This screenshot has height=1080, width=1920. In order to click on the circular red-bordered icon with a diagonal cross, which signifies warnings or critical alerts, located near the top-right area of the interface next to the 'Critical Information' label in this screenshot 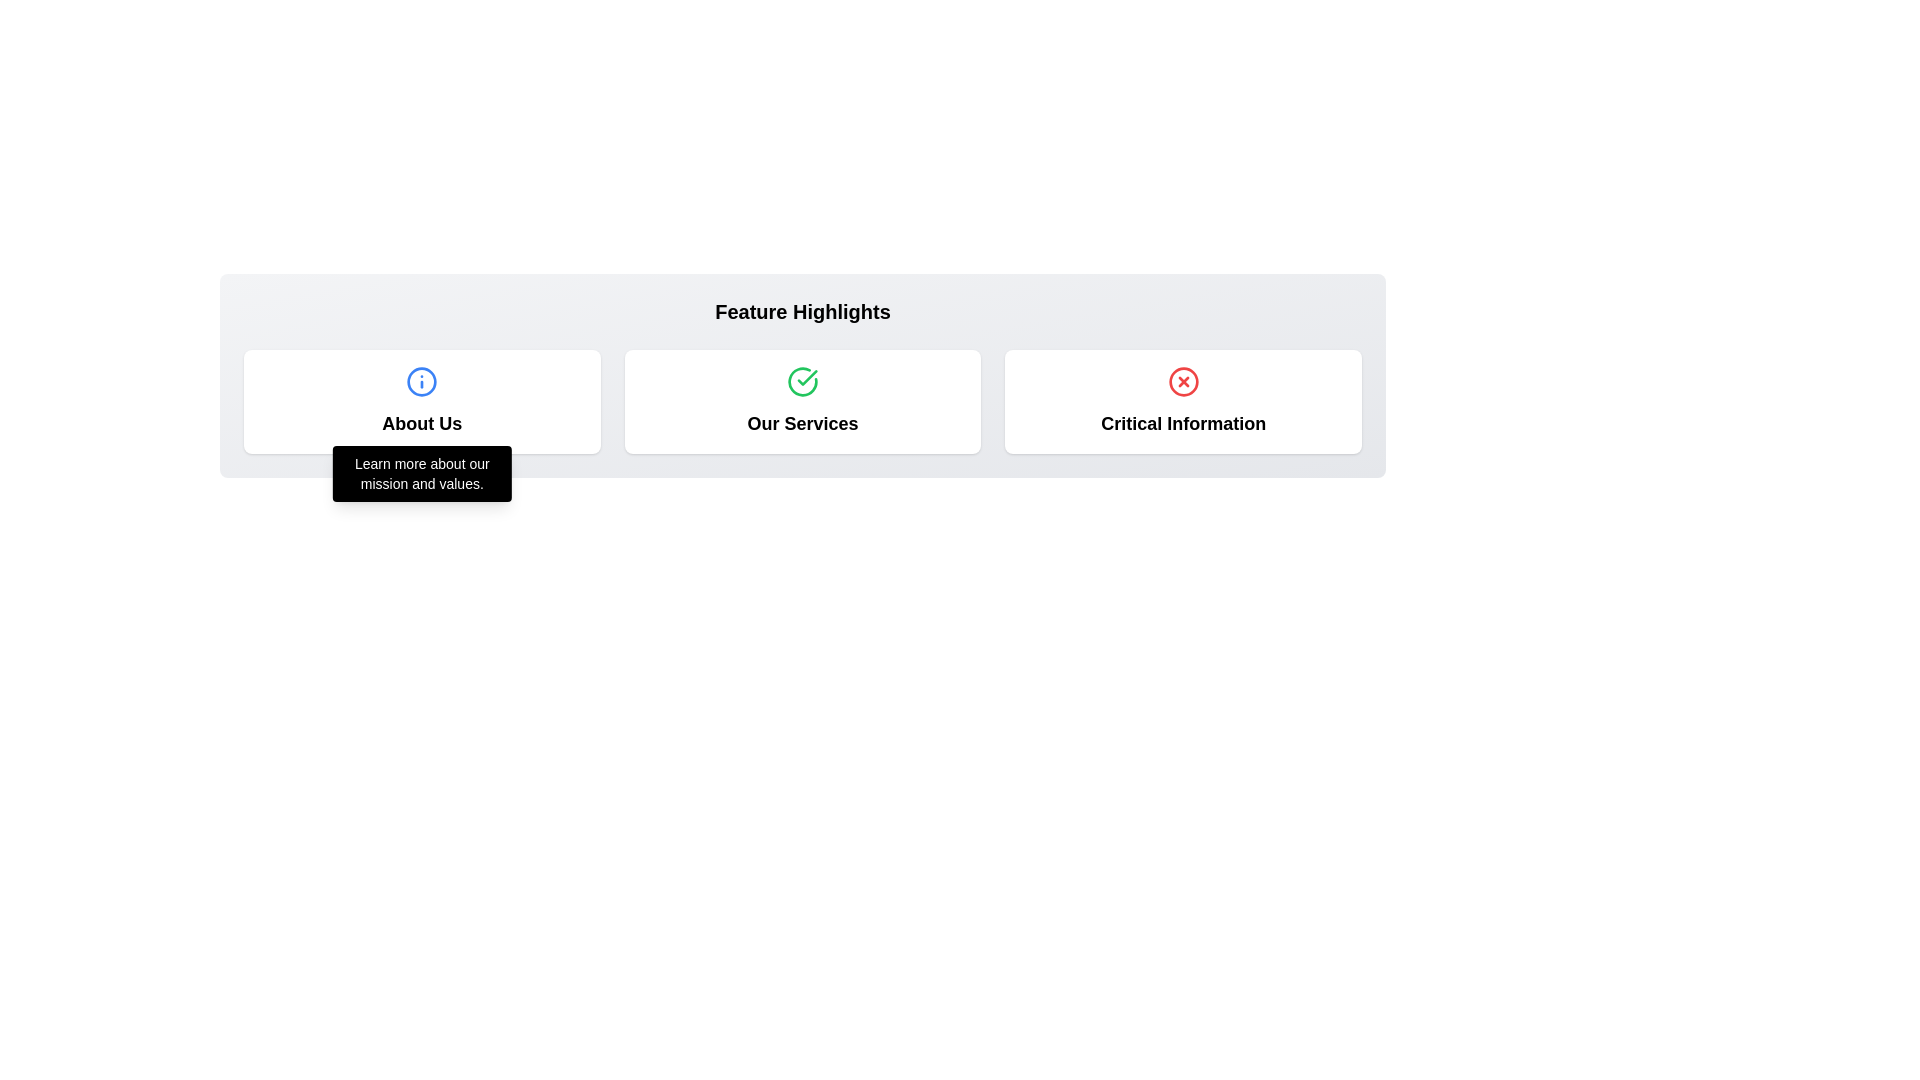, I will do `click(1183, 381)`.